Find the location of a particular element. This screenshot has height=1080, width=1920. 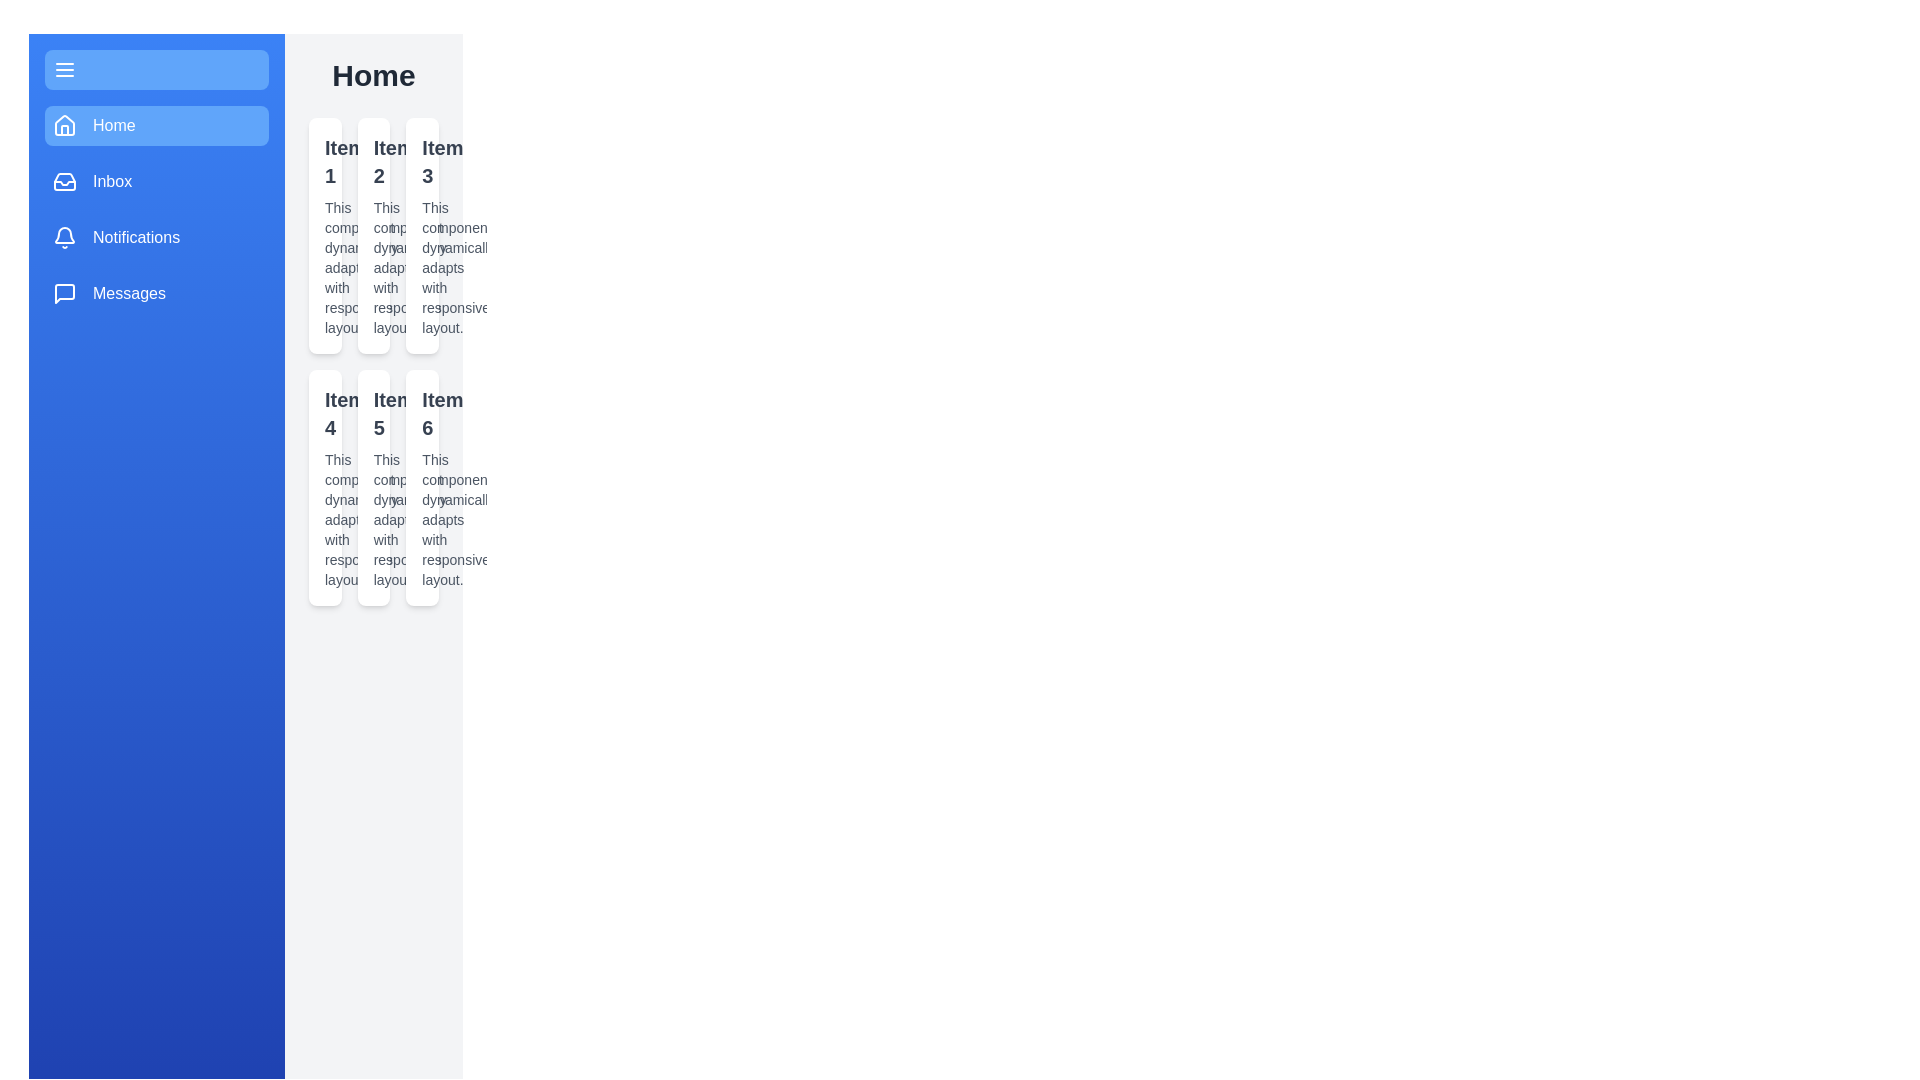

text label element displaying 'This component dynamically adapts with responsive layout.' located below the heading 'Item 3' in the rounded panel is located at coordinates (421, 266).